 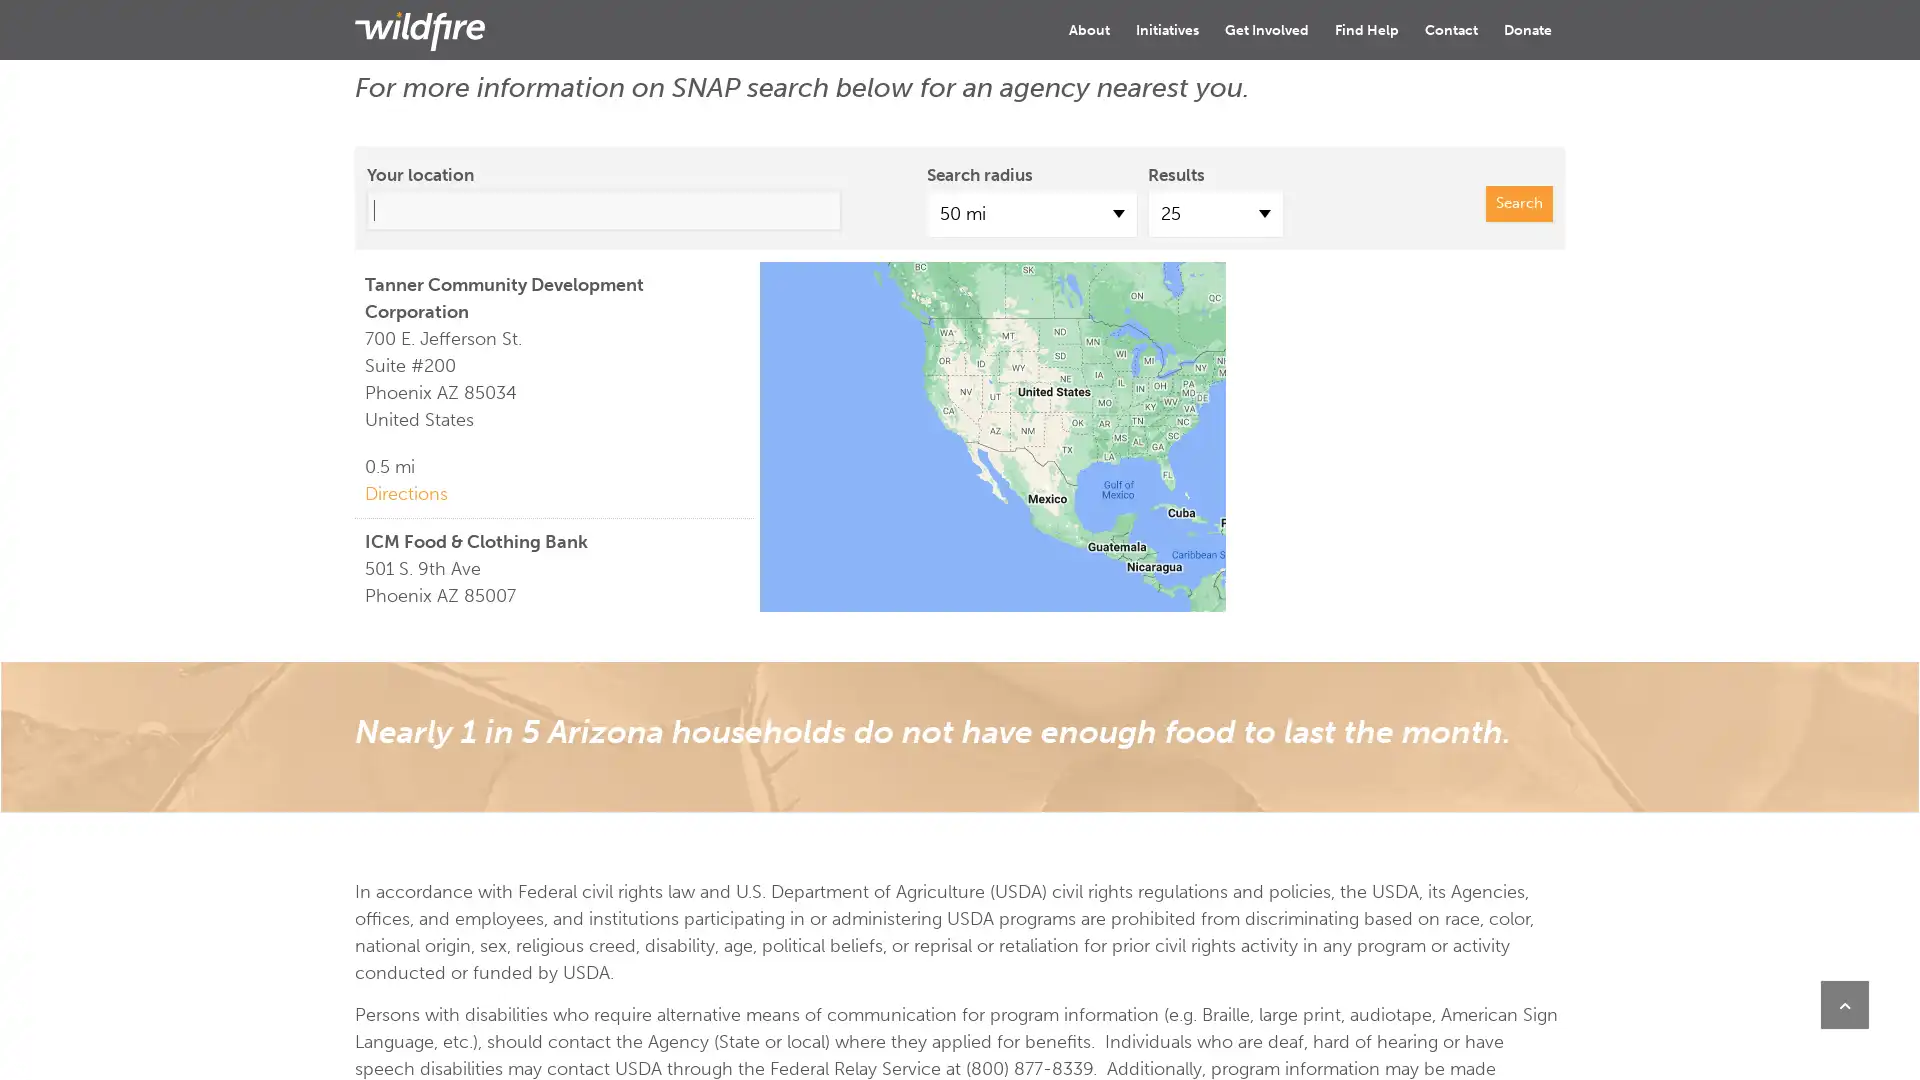 I want to click on Keogh HC at WIC, so click(x=1116, y=396).